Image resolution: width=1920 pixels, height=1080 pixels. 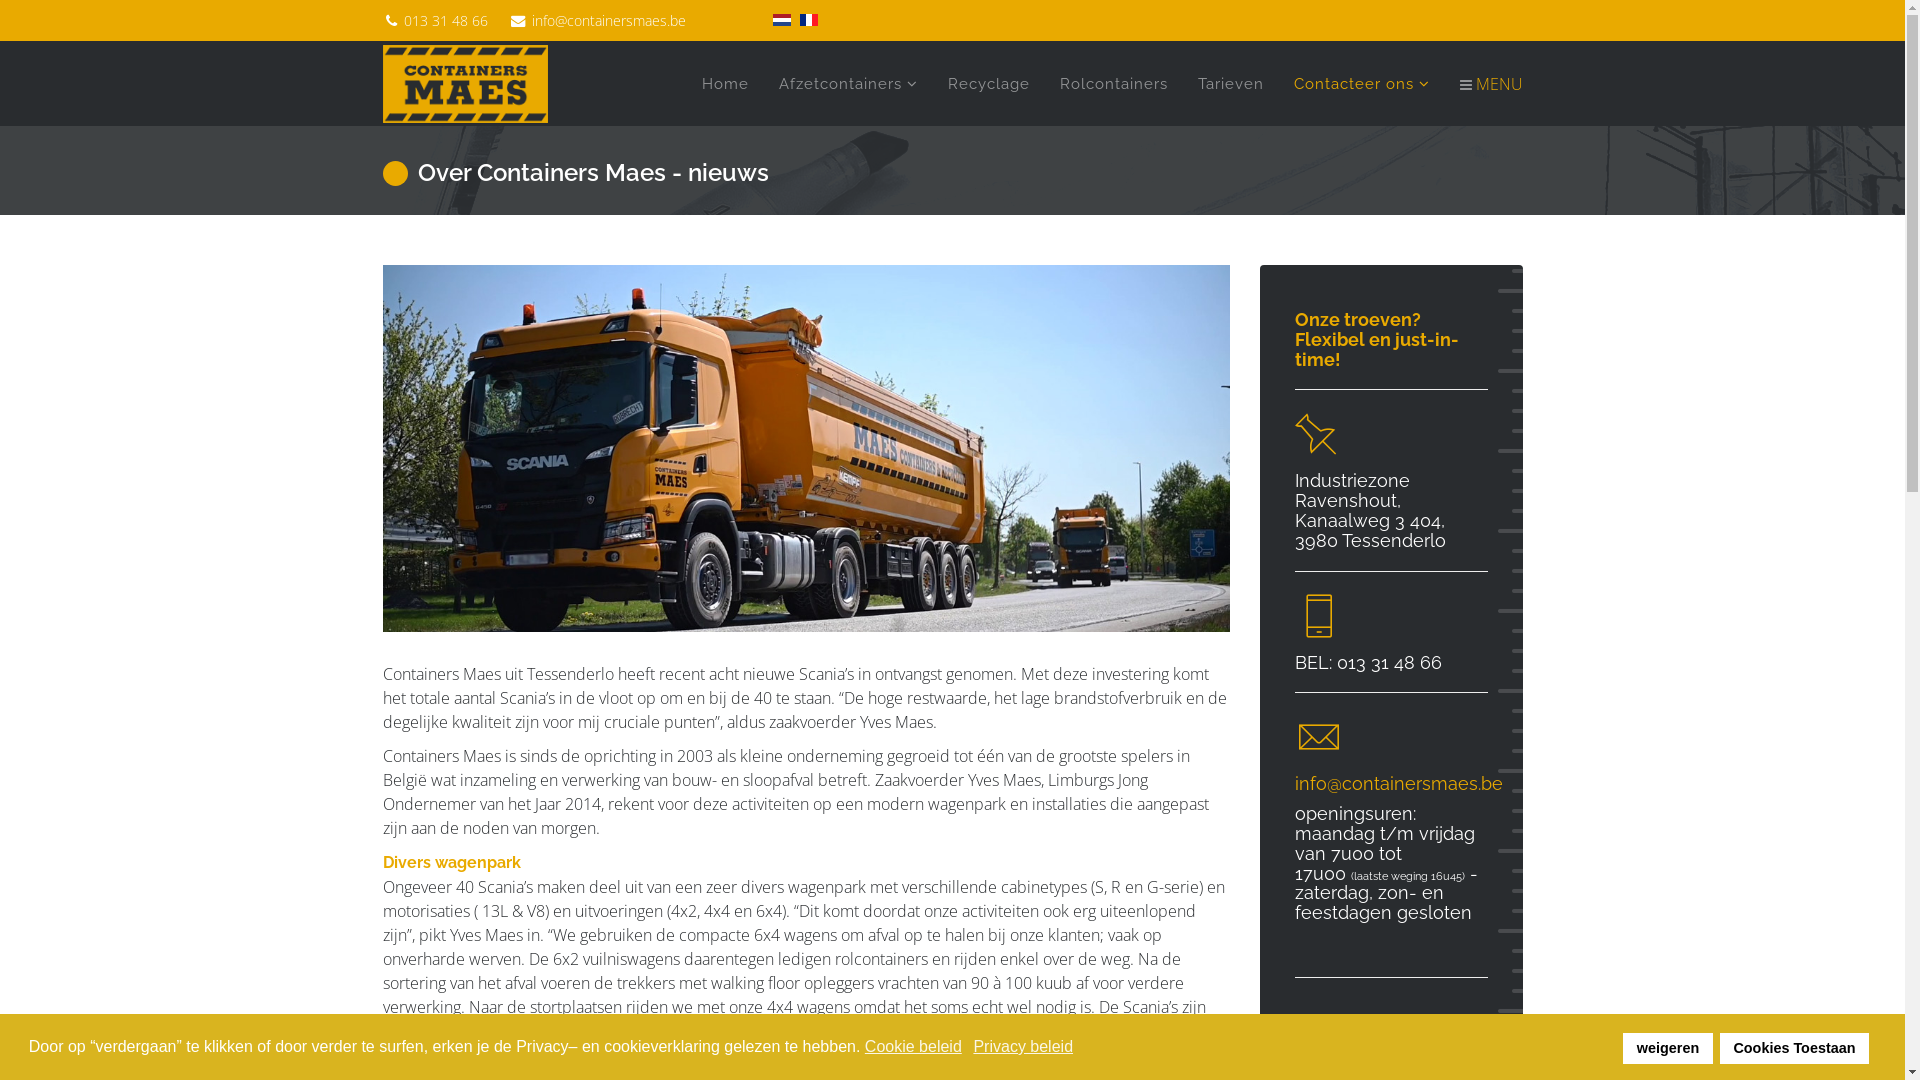 I want to click on 'Cookies Toestaan', so click(x=1794, y=1047).